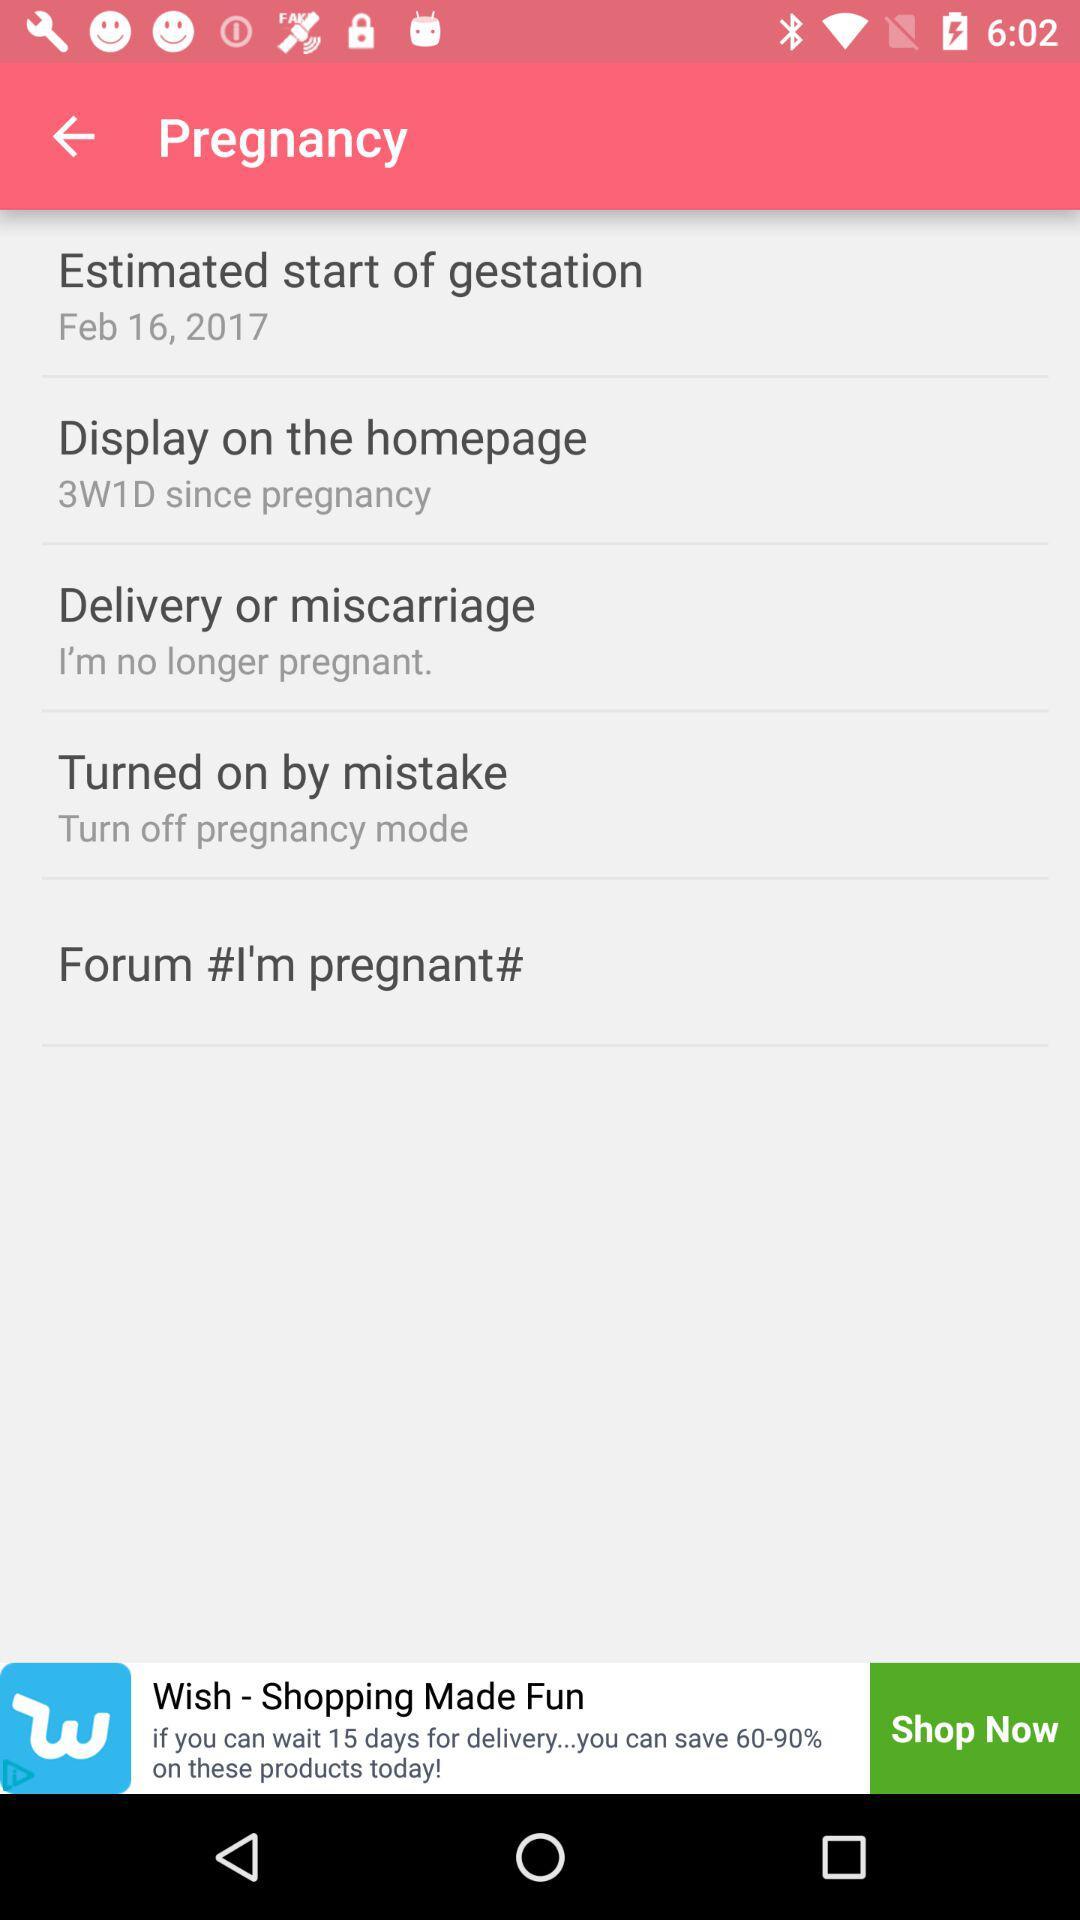 This screenshot has height=1920, width=1080. I want to click on the wish shopping made item, so click(368, 1693).